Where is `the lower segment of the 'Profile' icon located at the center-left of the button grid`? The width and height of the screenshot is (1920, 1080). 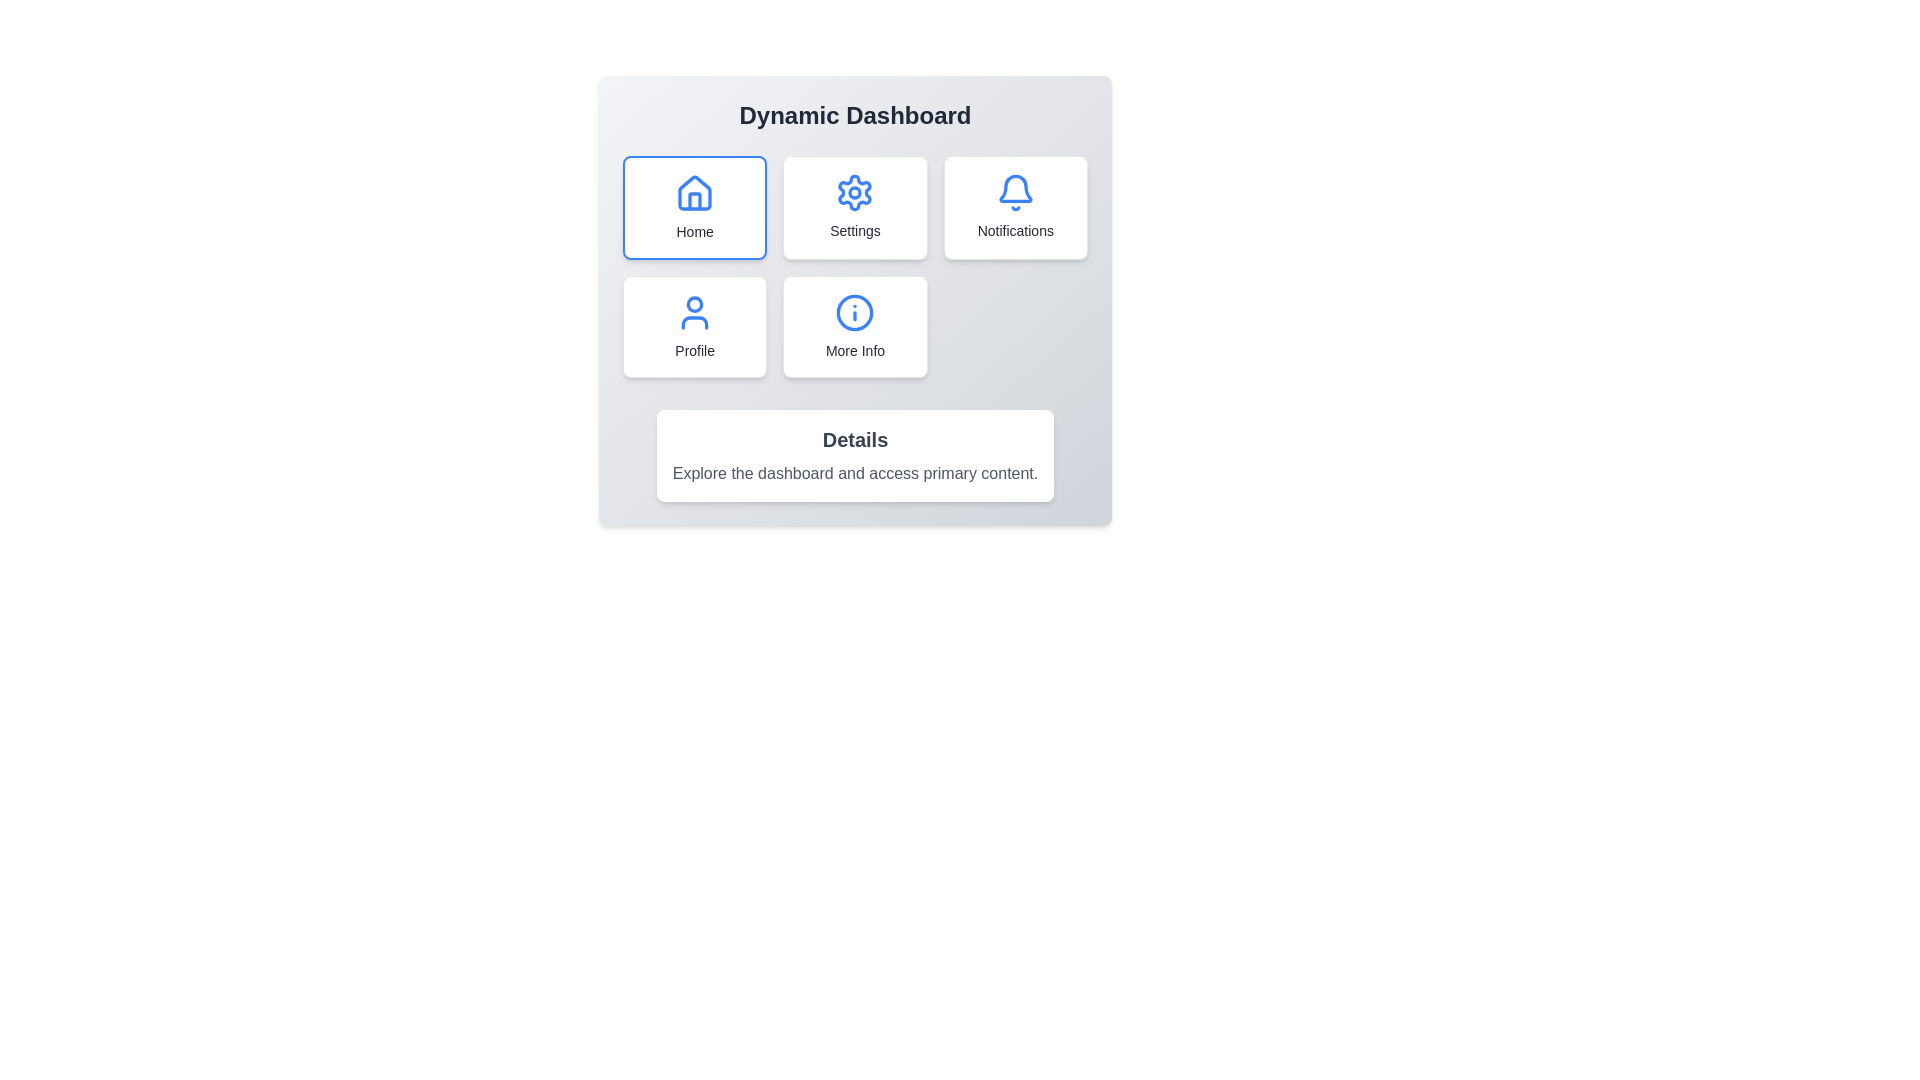
the lower segment of the 'Profile' icon located at the center-left of the button grid is located at coordinates (695, 322).